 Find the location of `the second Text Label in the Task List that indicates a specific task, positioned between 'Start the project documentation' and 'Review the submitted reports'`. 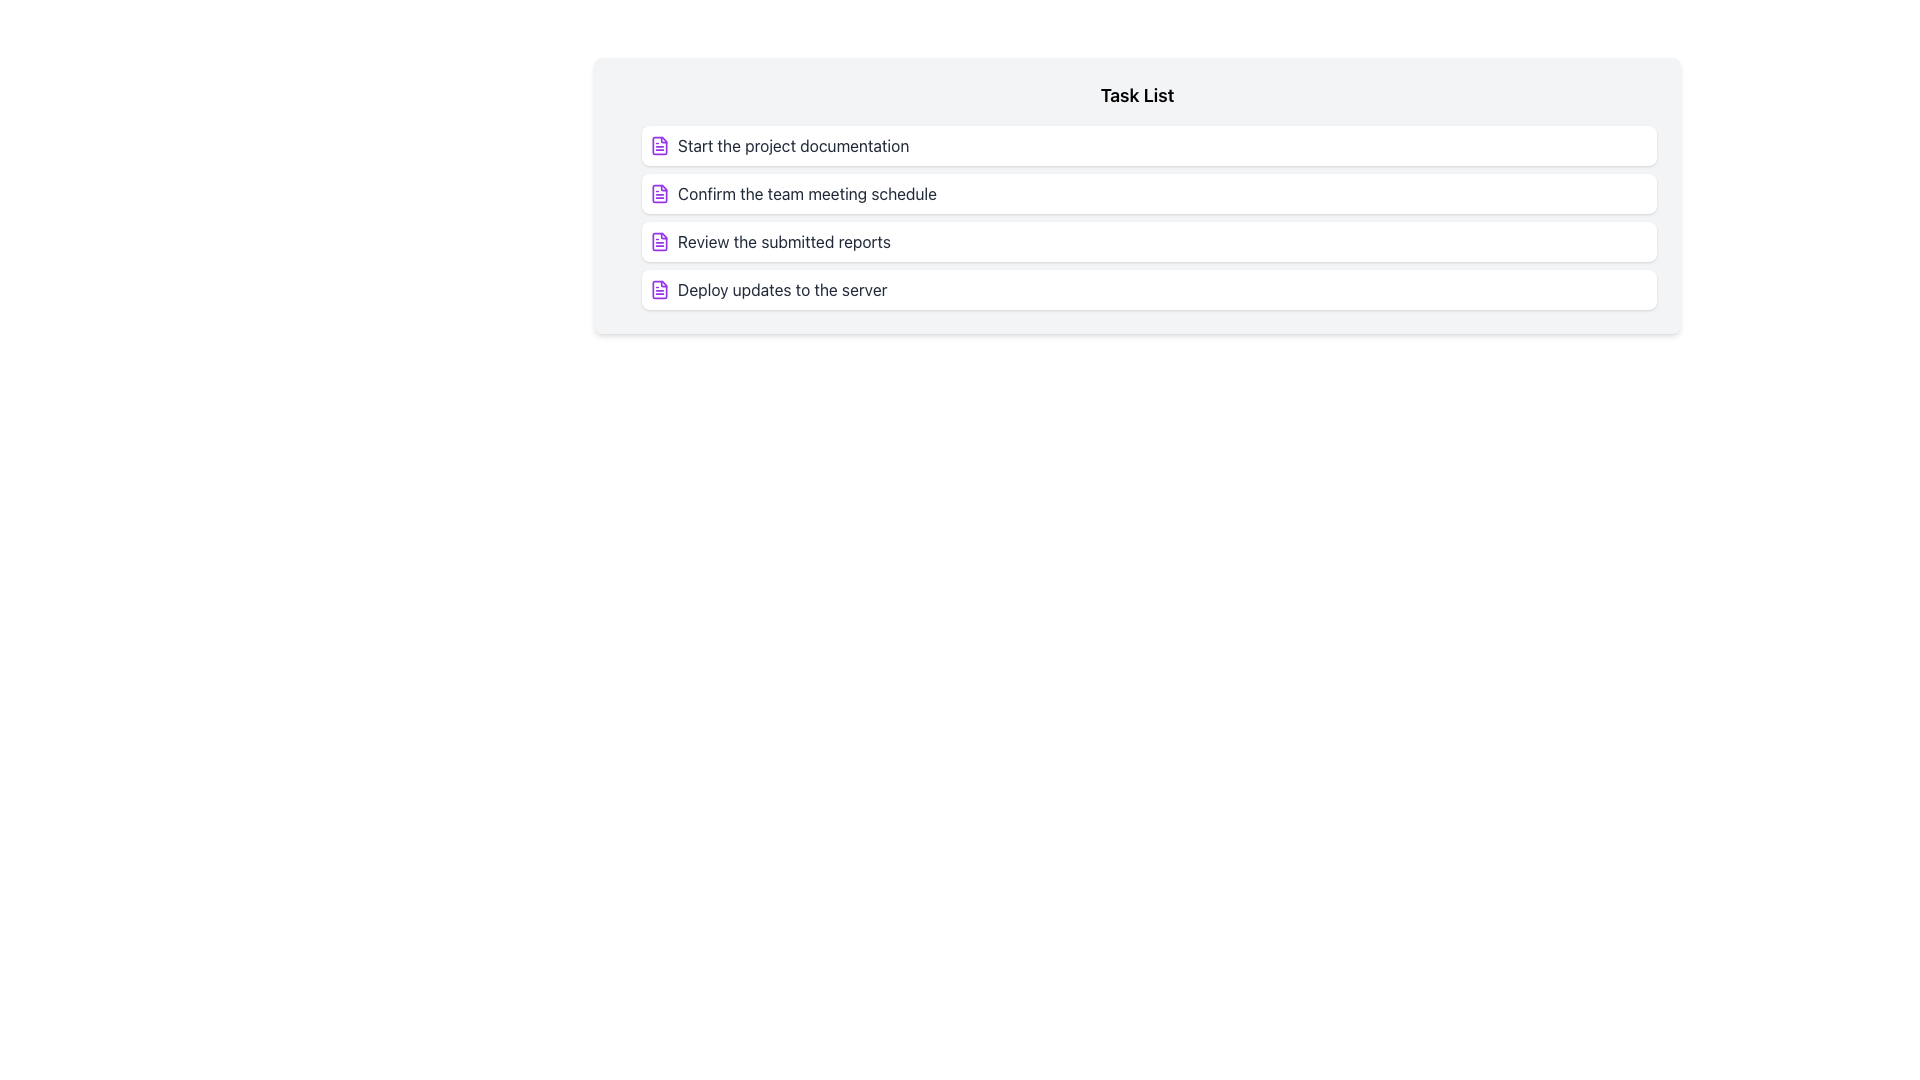

the second Text Label in the Task List that indicates a specific task, positioned between 'Start the project documentation' and 'Review the submitted reports' is located at coordinates (807, 193).